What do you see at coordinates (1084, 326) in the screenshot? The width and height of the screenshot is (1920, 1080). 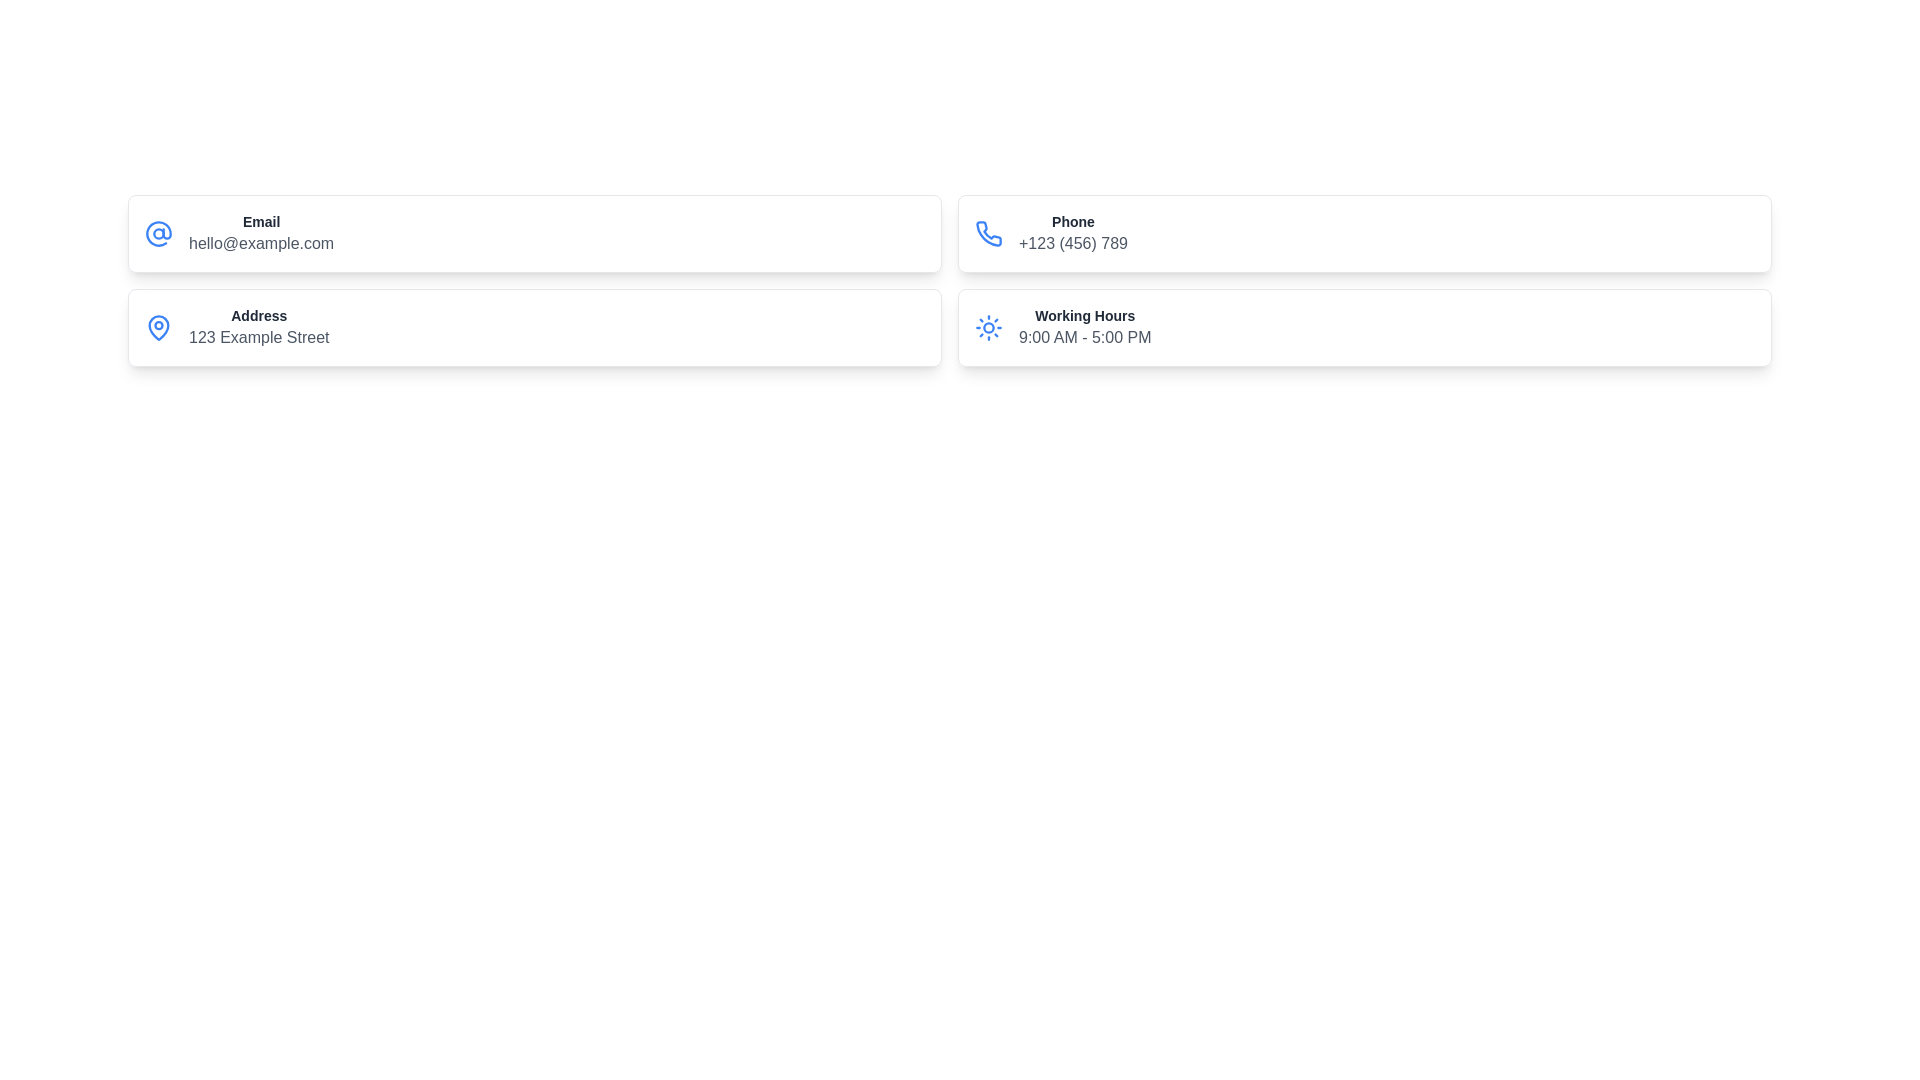 I see `the Text Display that shows 'Working Hours' and '9:00 AM - 5:00 PM' located in the bottom-right section of the layout` at bounding box center [1084, 326].